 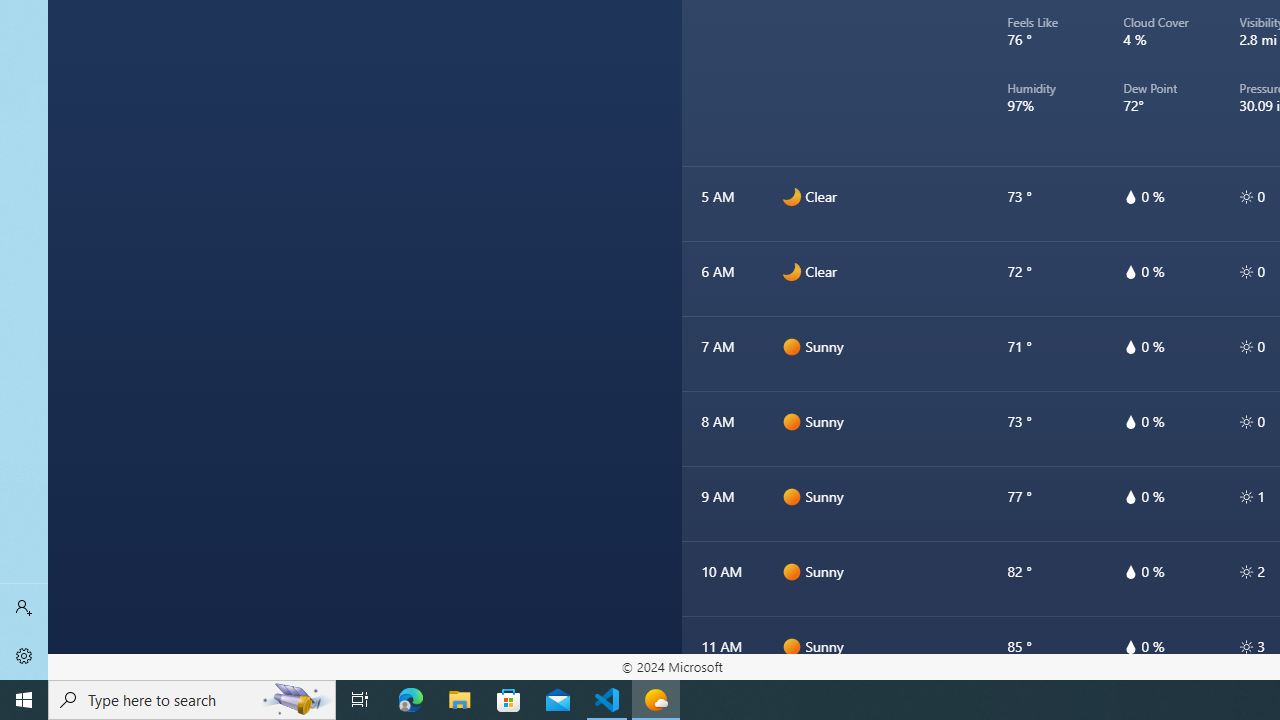 I want to click on 'Microsoft Edge', so click(x=410, y=698).